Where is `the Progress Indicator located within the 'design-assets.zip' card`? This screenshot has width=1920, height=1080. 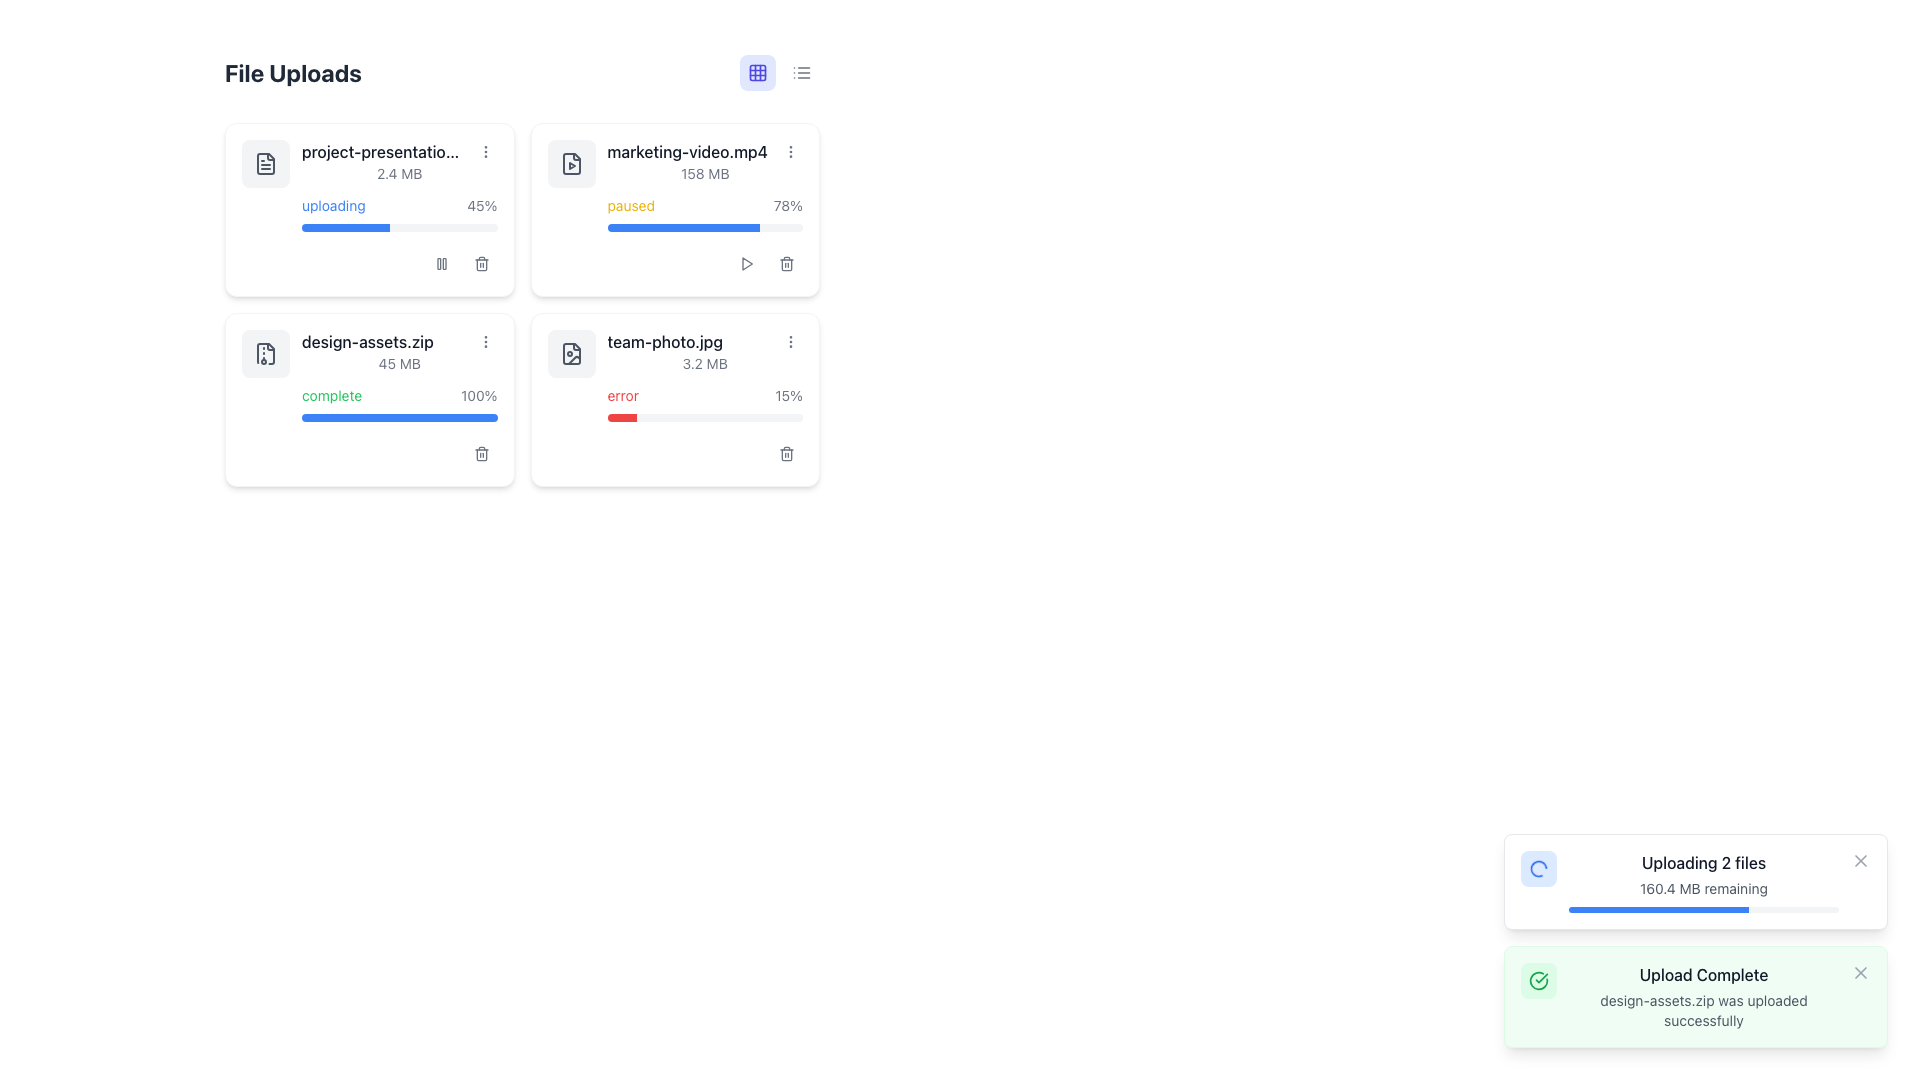 the Progress Indicator located within the 'design-assets.zip' card is located at coordinates (399, 404).